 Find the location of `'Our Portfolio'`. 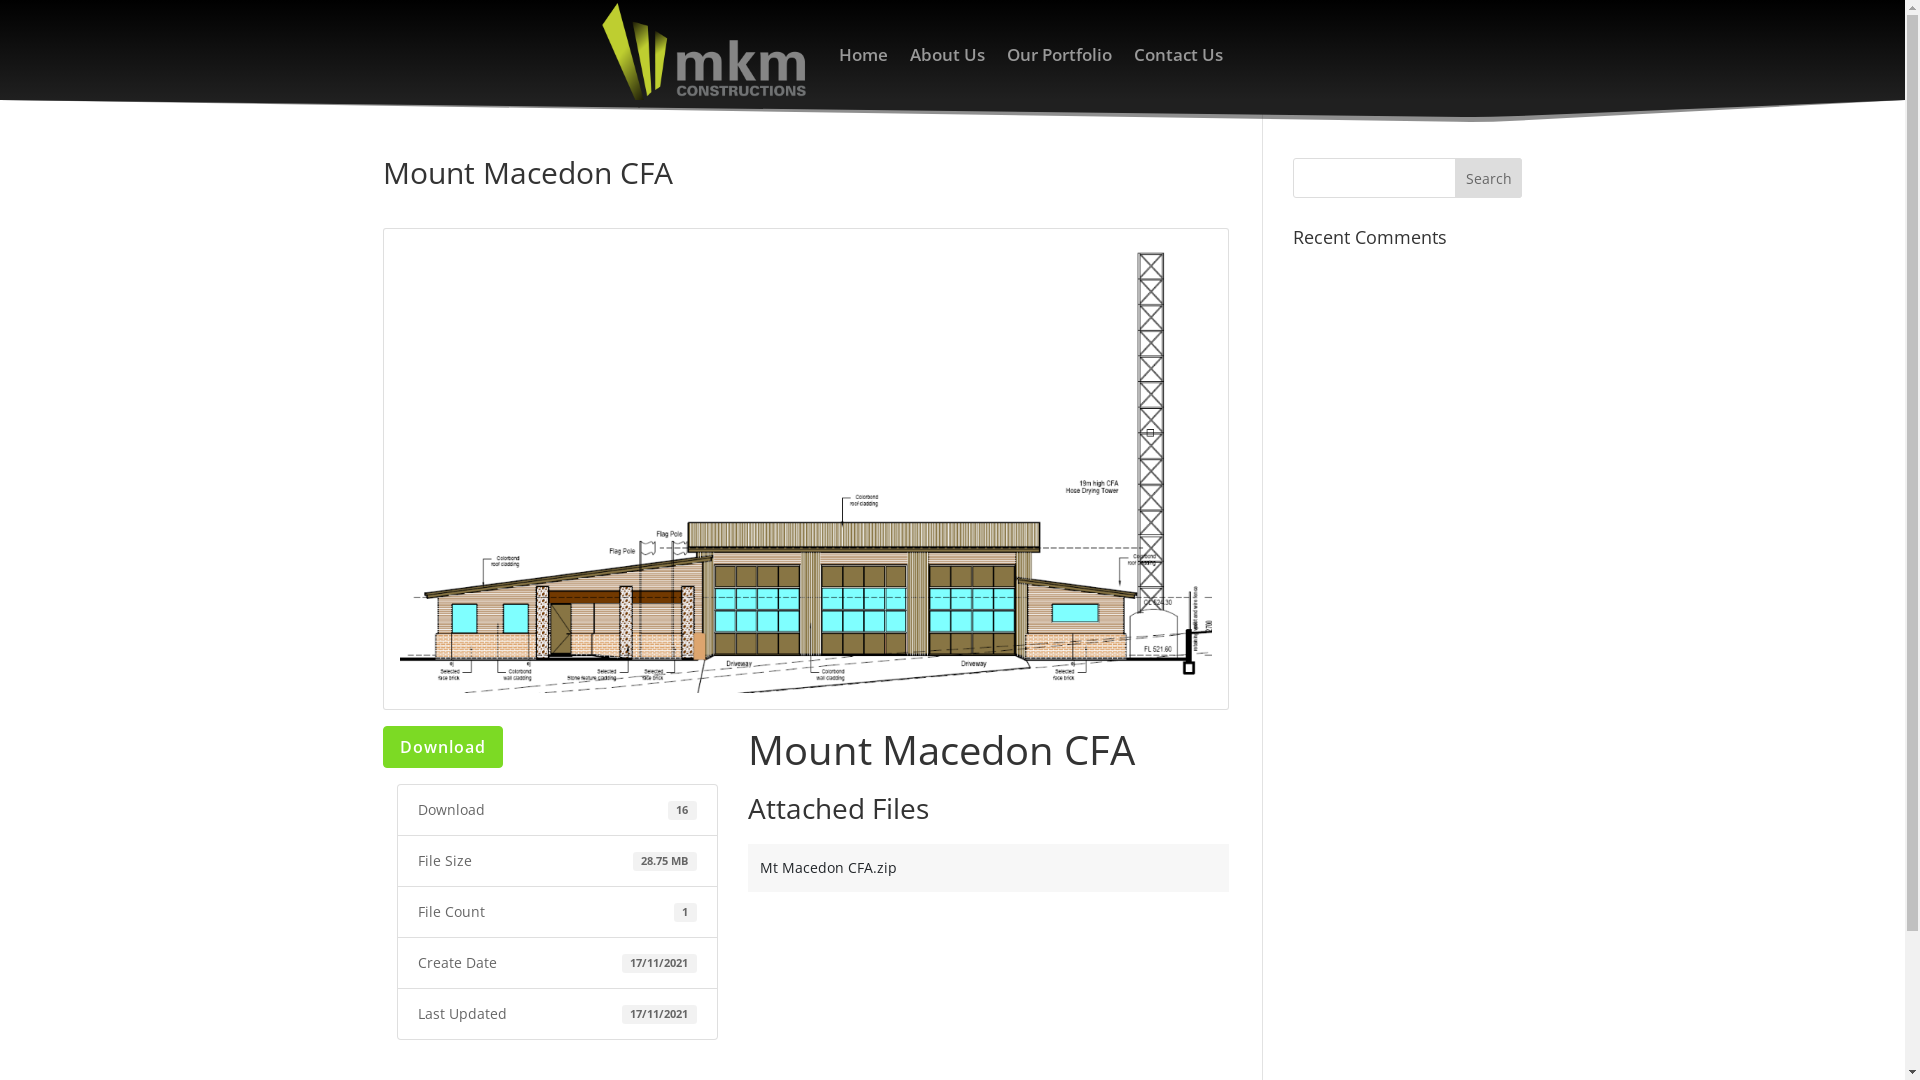

'Our Portfolio' is located at coordinates (1058, 54).